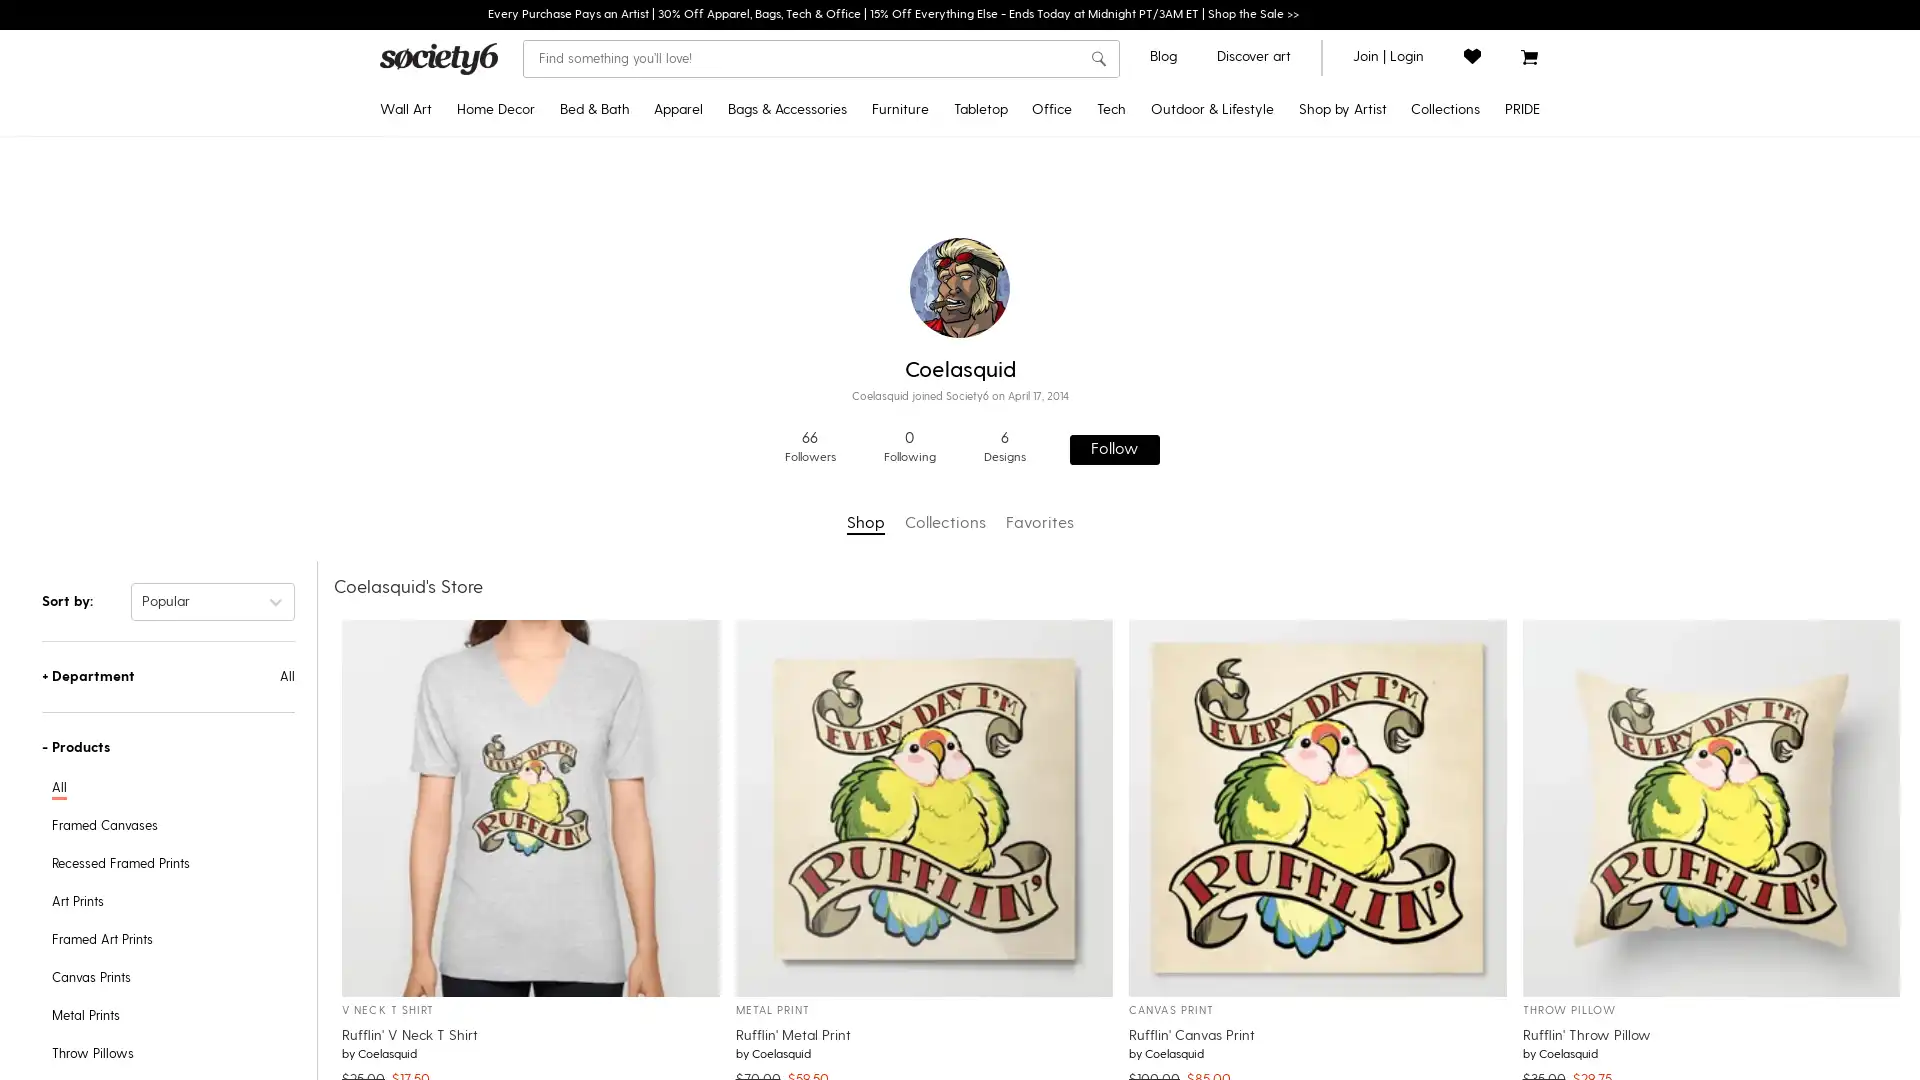  I want to click on Sheer Curtains, so click(533, 353).